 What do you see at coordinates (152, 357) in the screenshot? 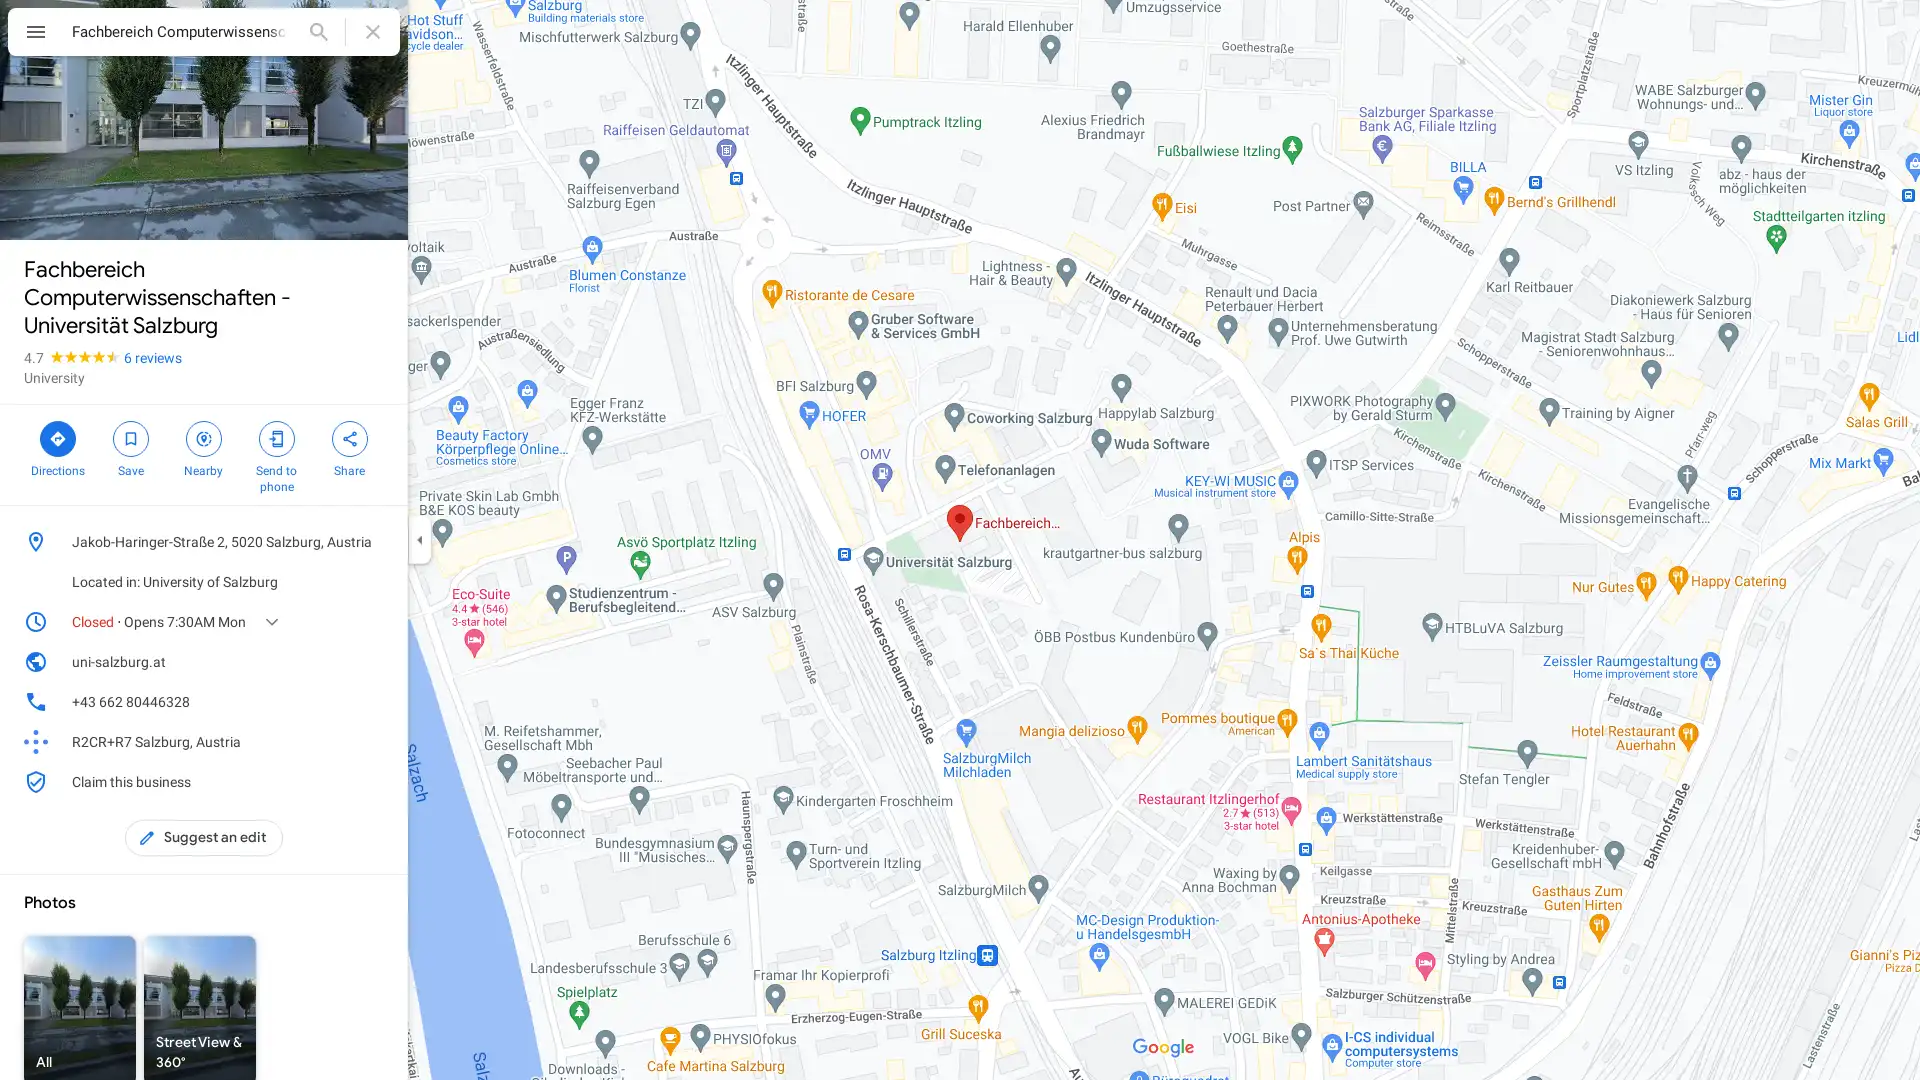
I see `6 reviews` at bounding box center [152, 357].